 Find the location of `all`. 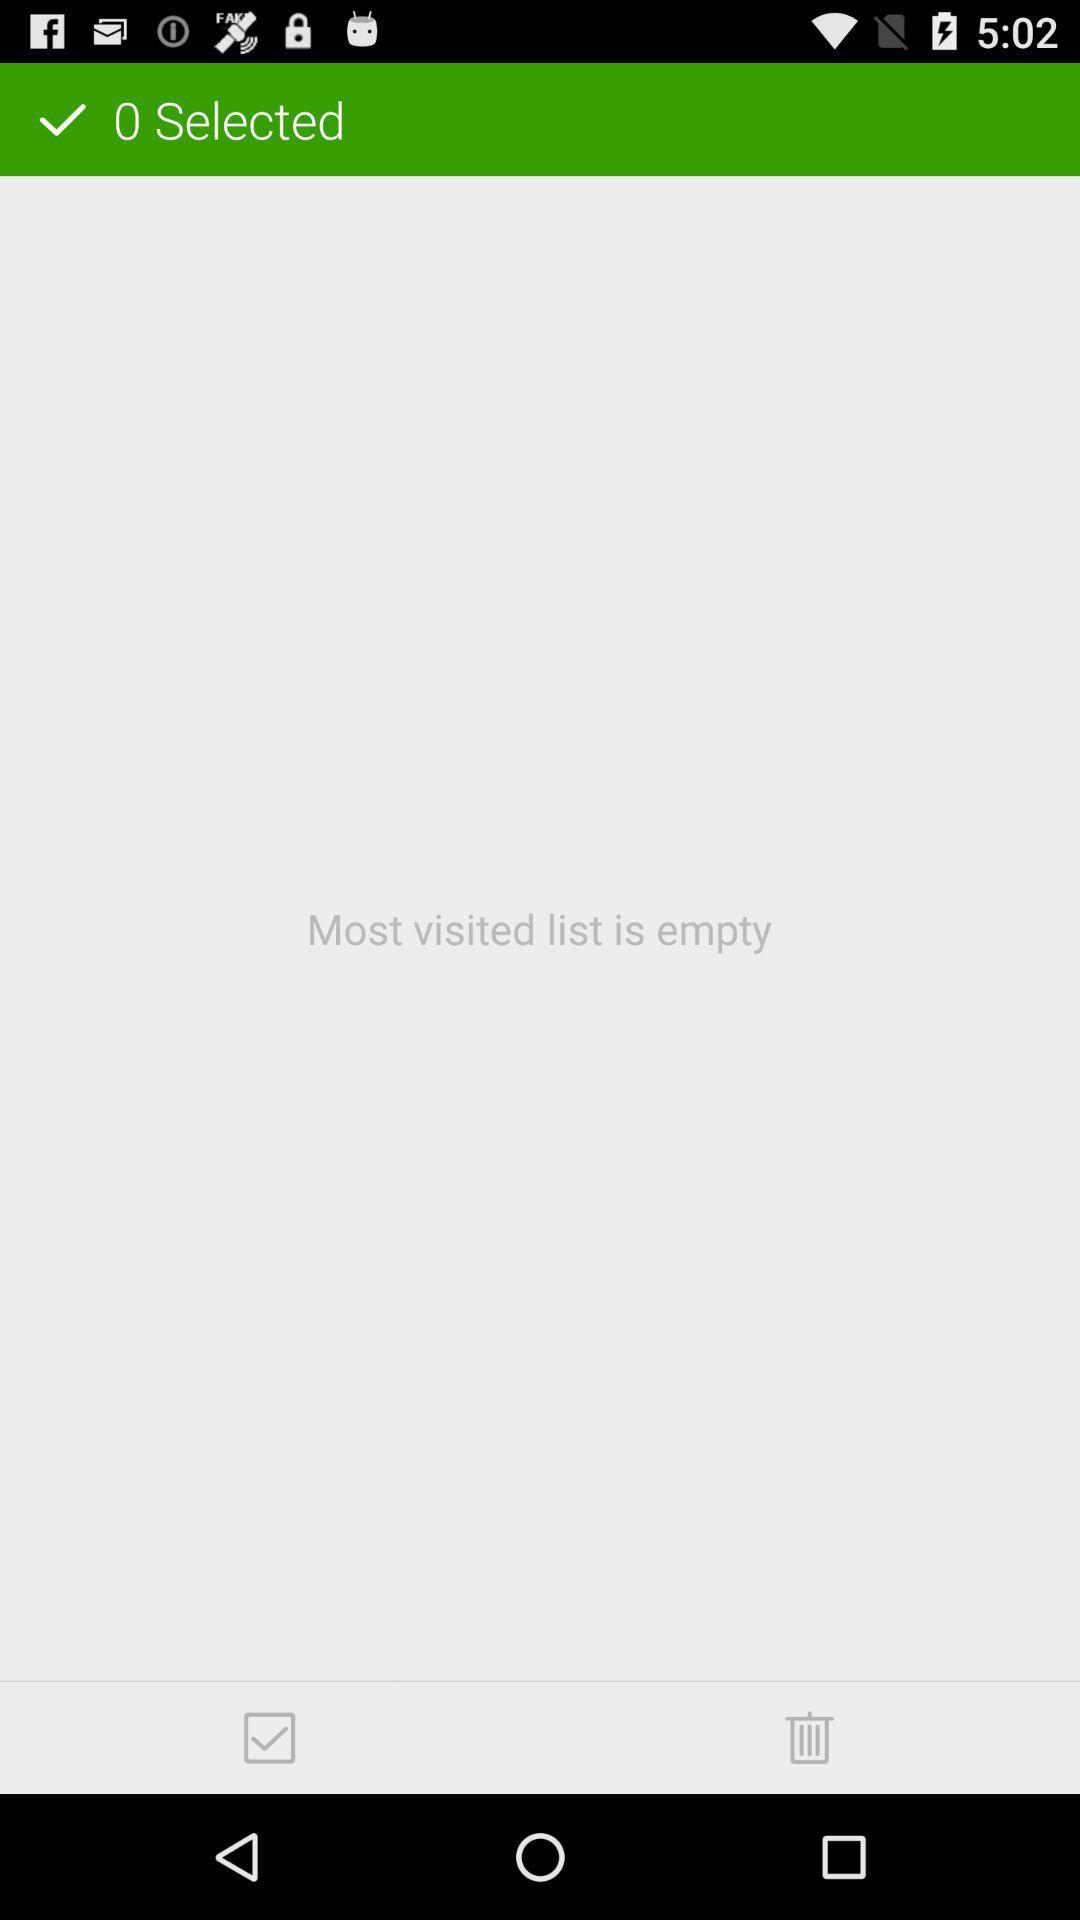

all is located at coordinates (268, 1737).